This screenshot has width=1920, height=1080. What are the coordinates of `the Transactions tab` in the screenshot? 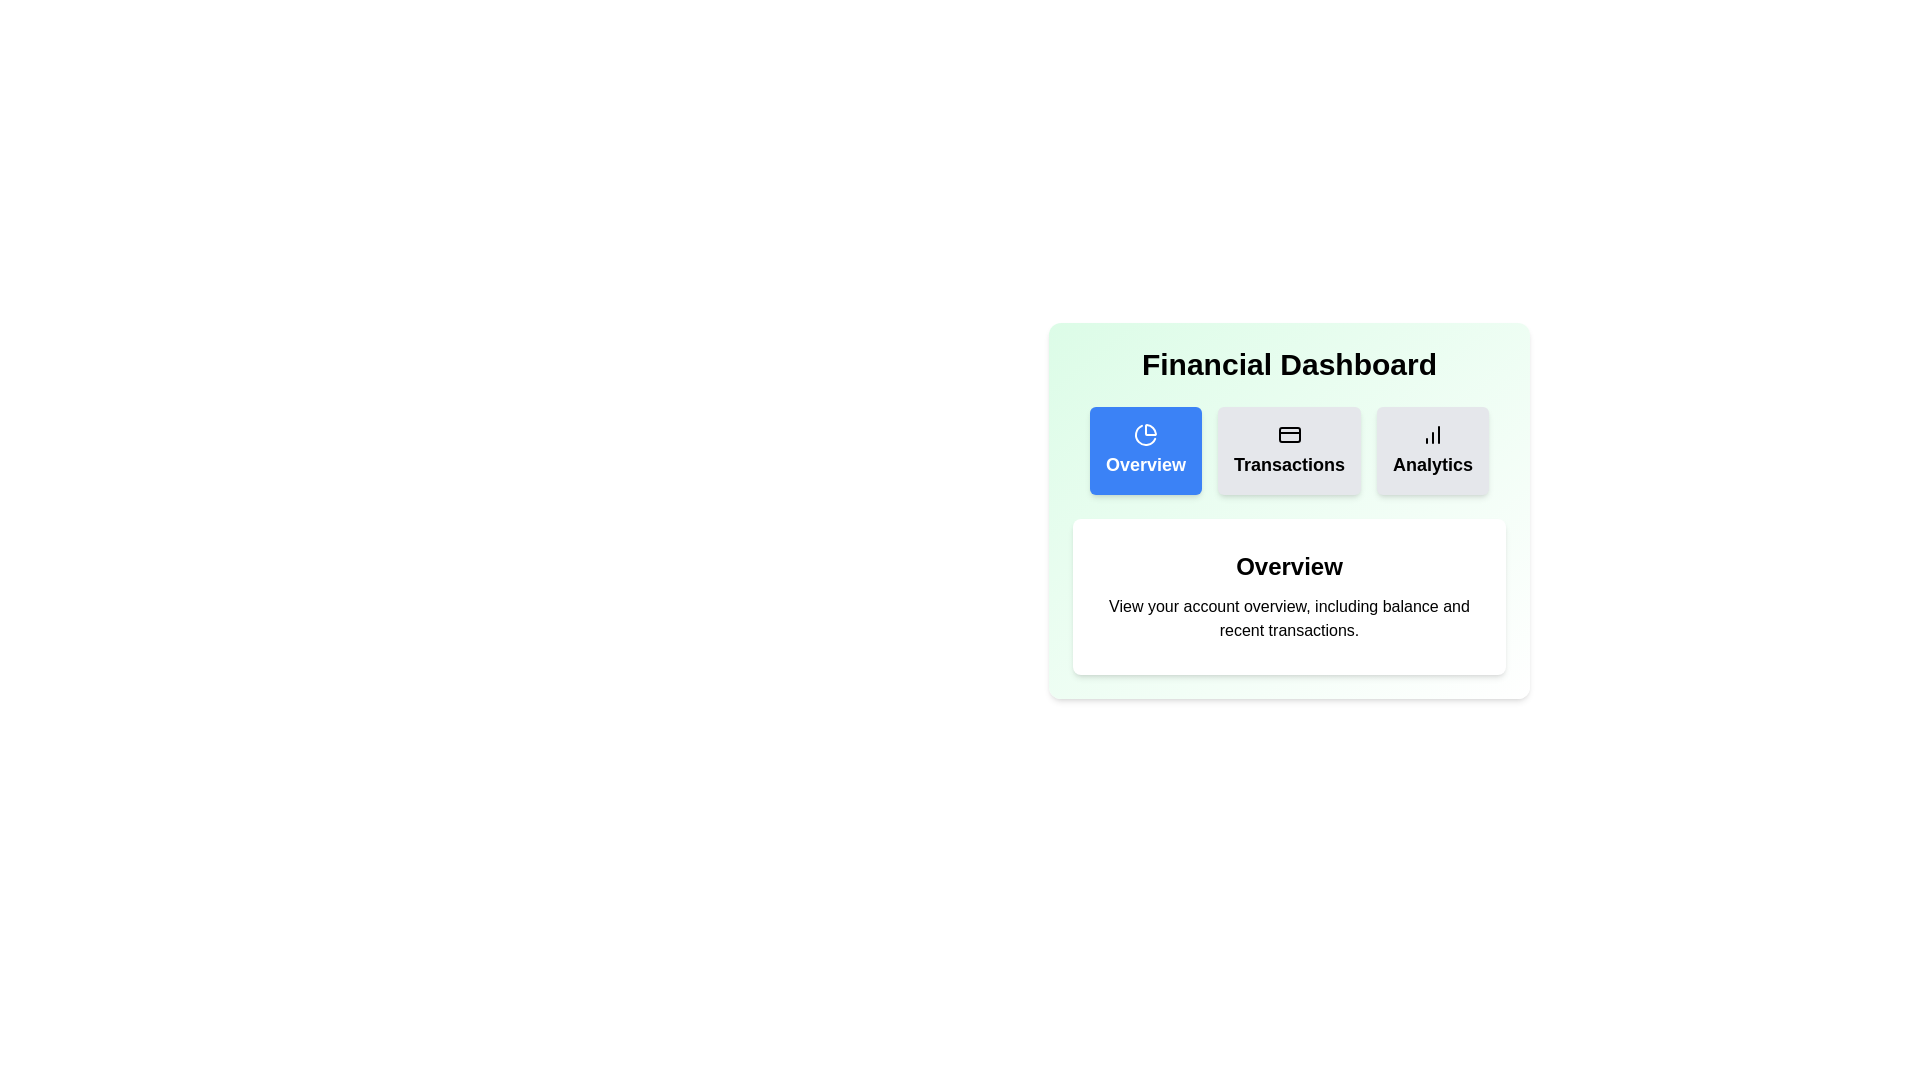 It's located at (1289, 451).